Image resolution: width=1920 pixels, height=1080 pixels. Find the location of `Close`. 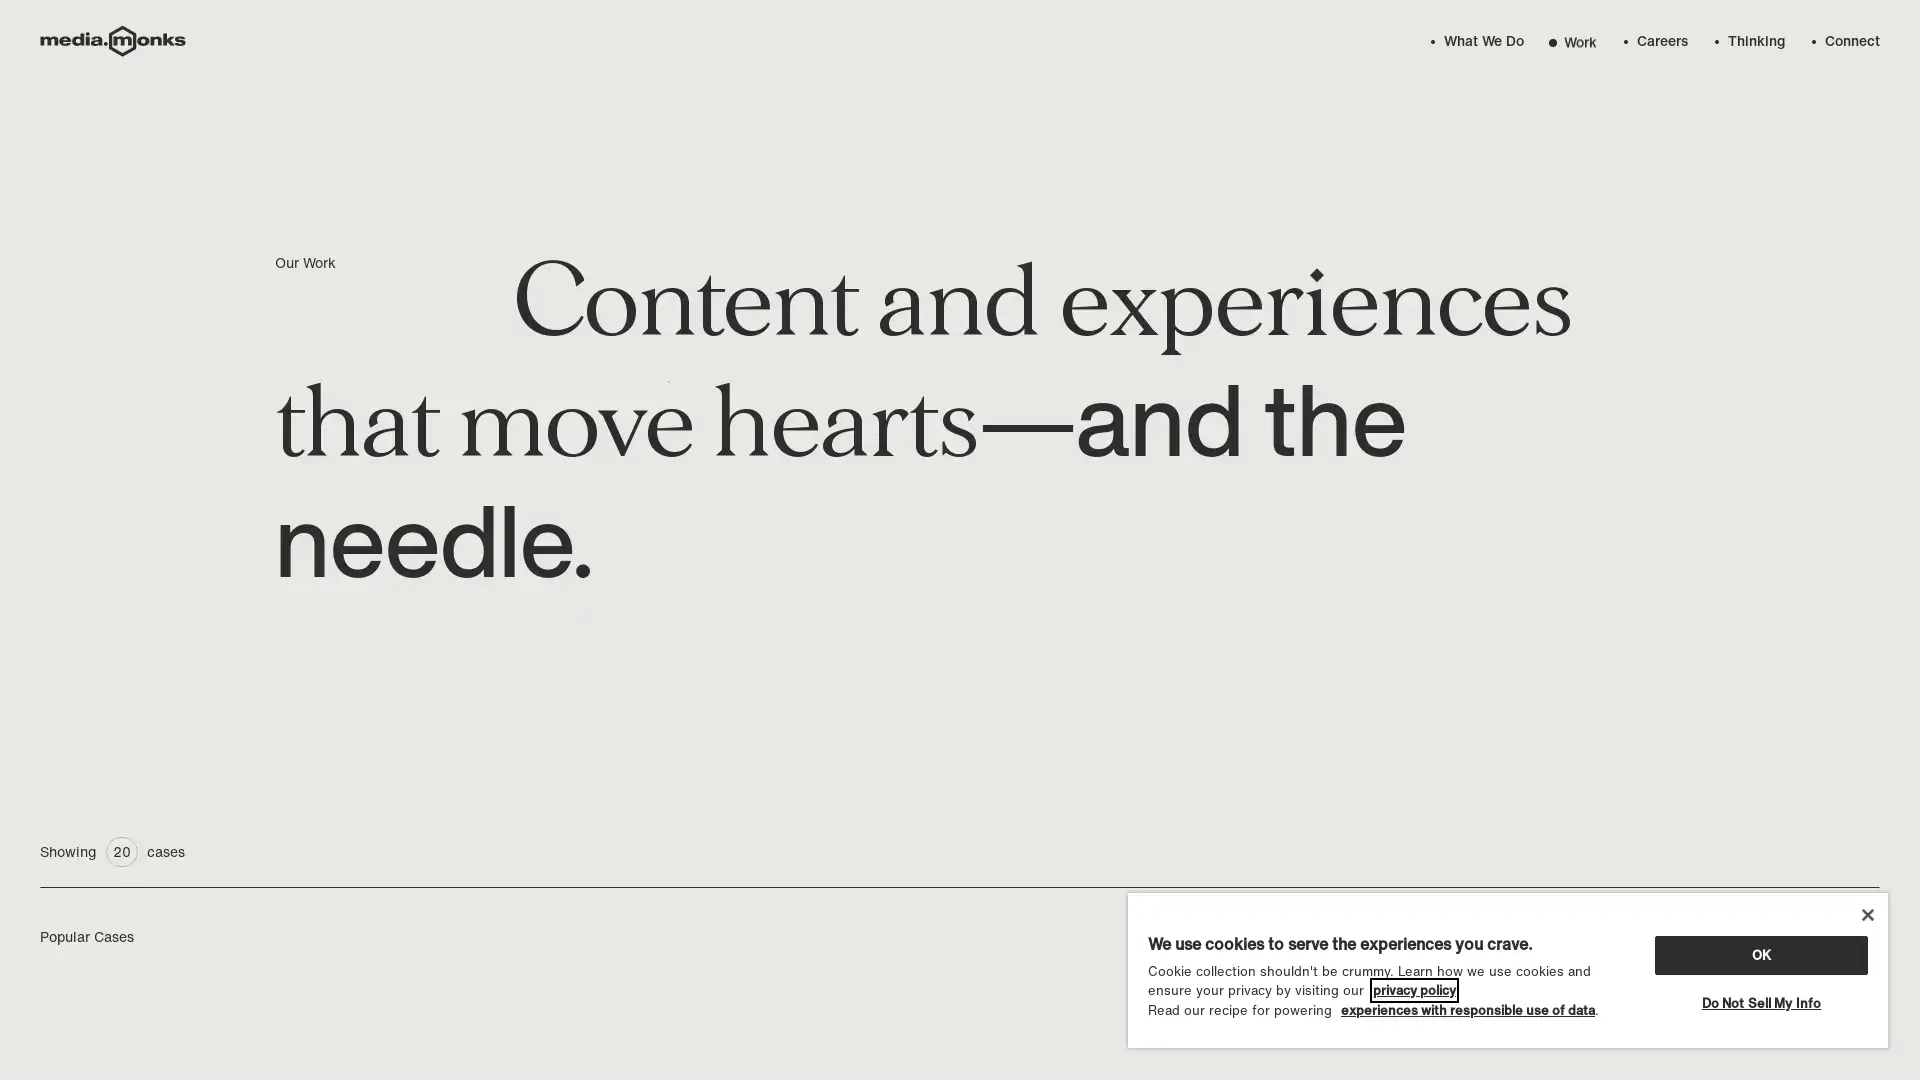

Close is located at coordinates (1866, 914).